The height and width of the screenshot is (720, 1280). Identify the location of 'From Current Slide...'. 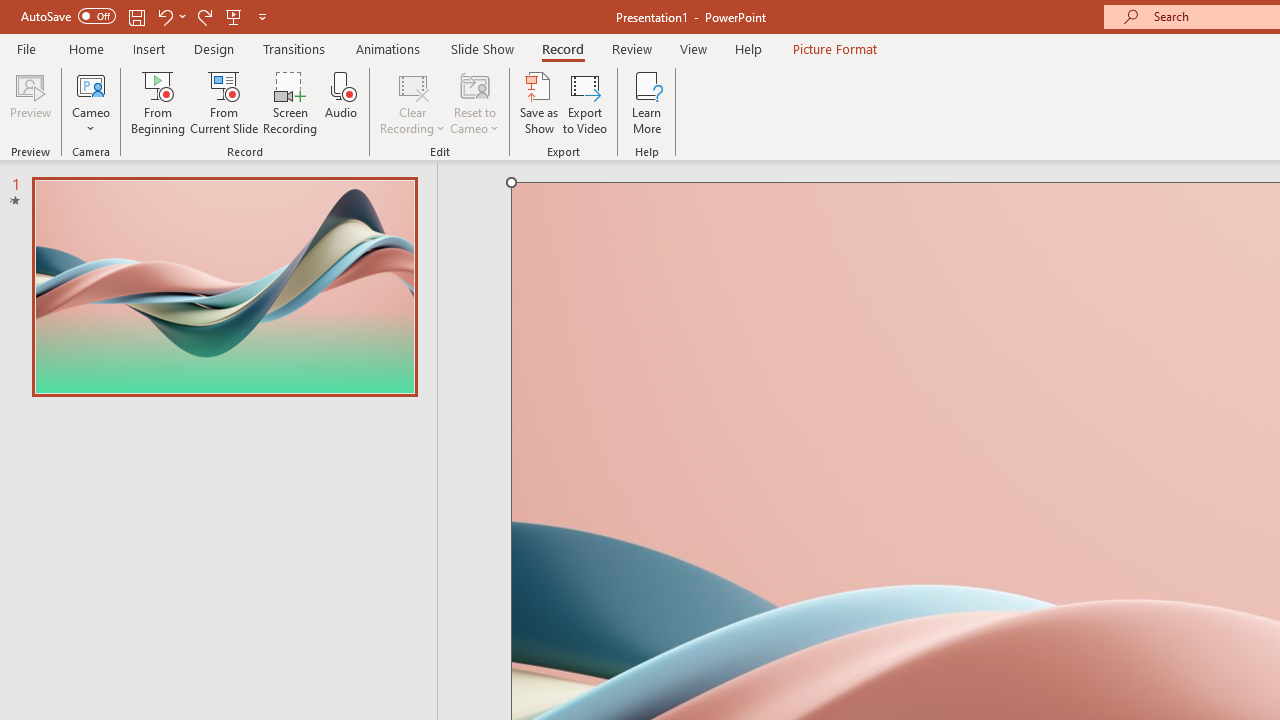
(224, 103).